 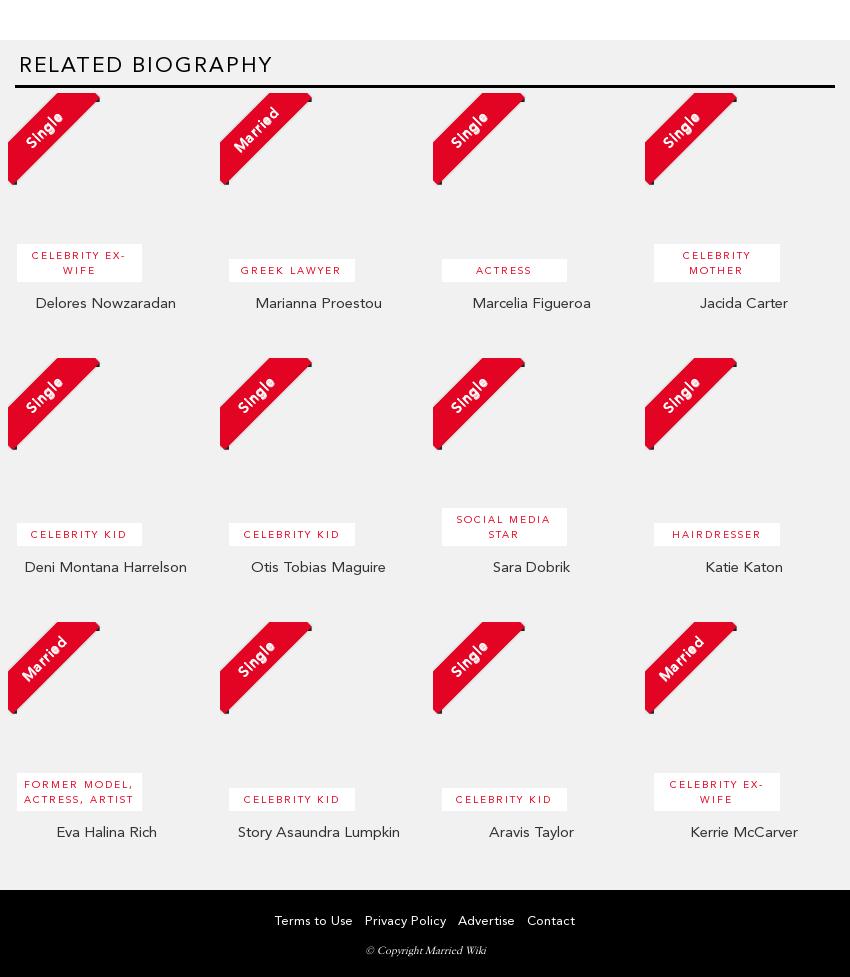 What do you see at coordinates (529, 300) in the screenshot?
I see `'Marcelia Figueroa'` at bounding box center [529, 300].